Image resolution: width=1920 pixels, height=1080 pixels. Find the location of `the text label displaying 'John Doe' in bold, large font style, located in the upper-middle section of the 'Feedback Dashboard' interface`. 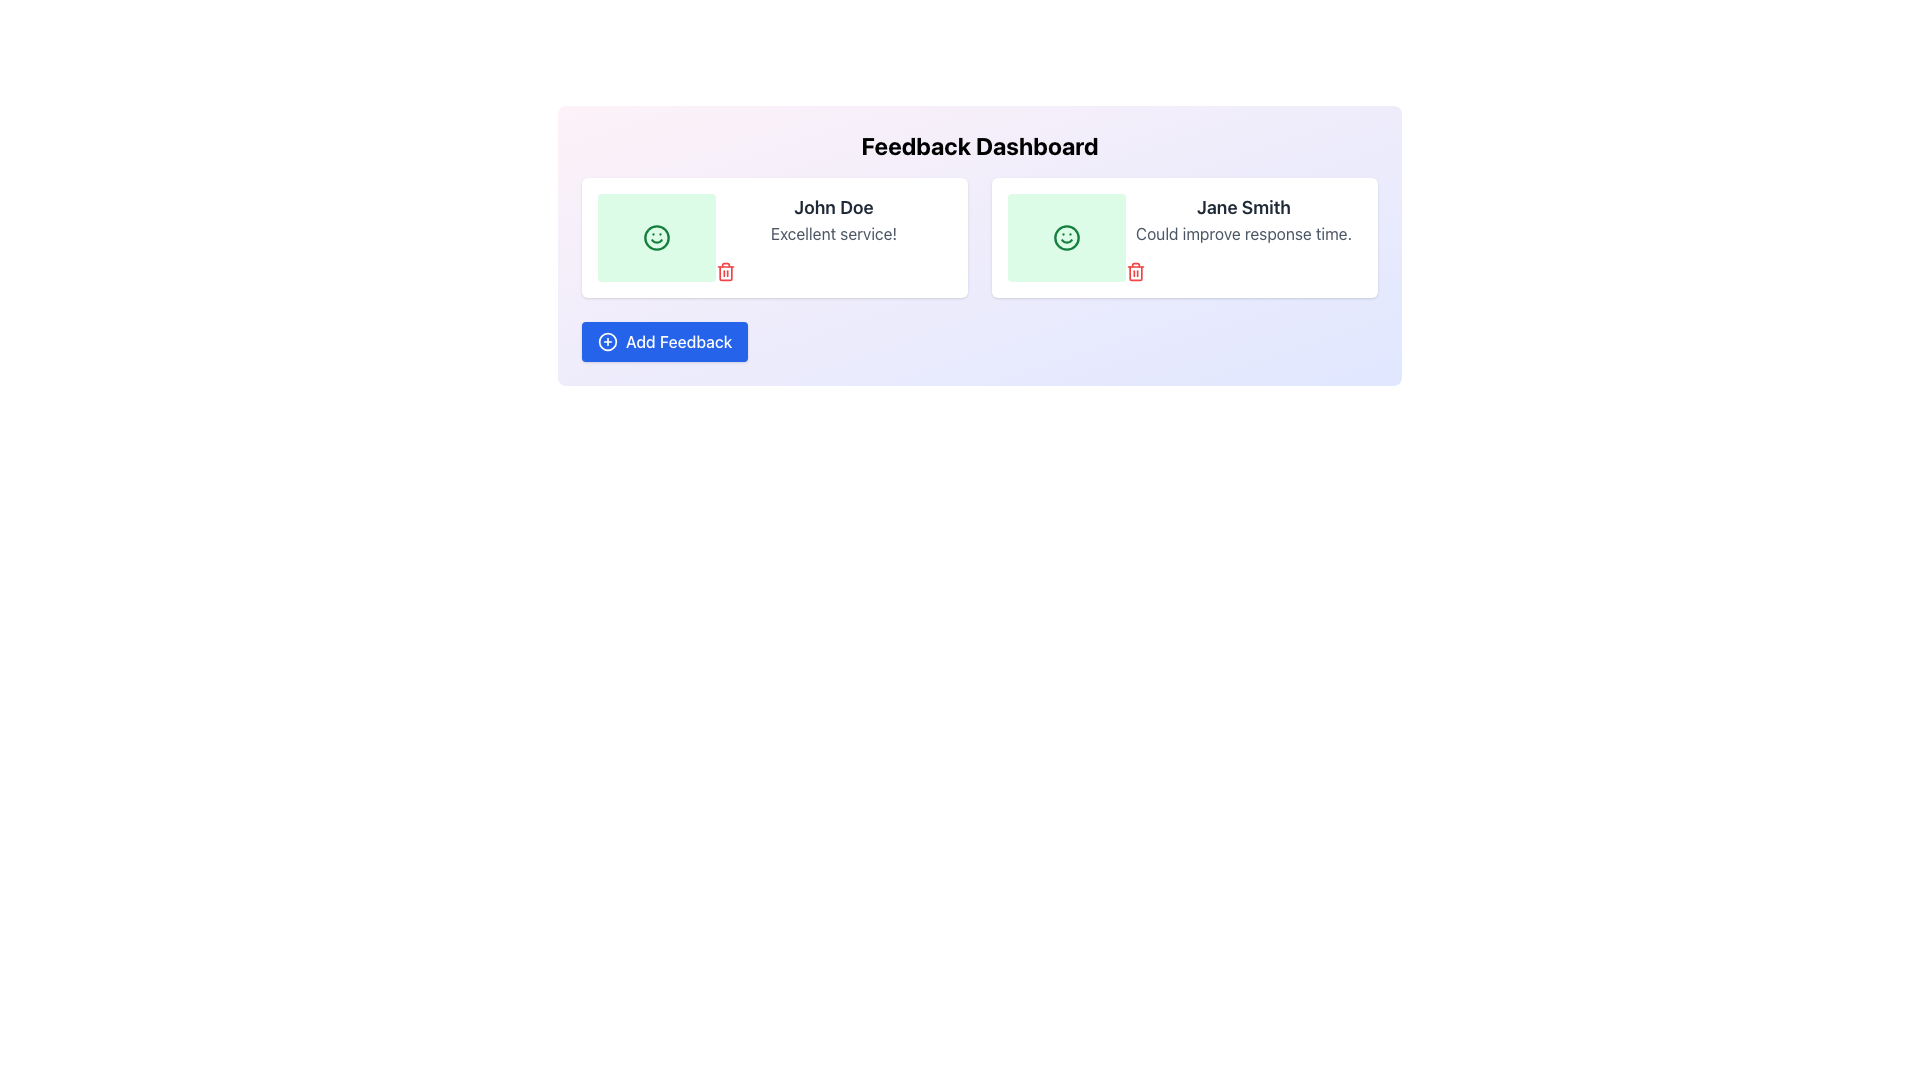

the text label displaying 'John Doe' in bold, large font style, located in the upper-middle section of the 'Feedback Dashboard' interface is located at coordinates (834, 208).